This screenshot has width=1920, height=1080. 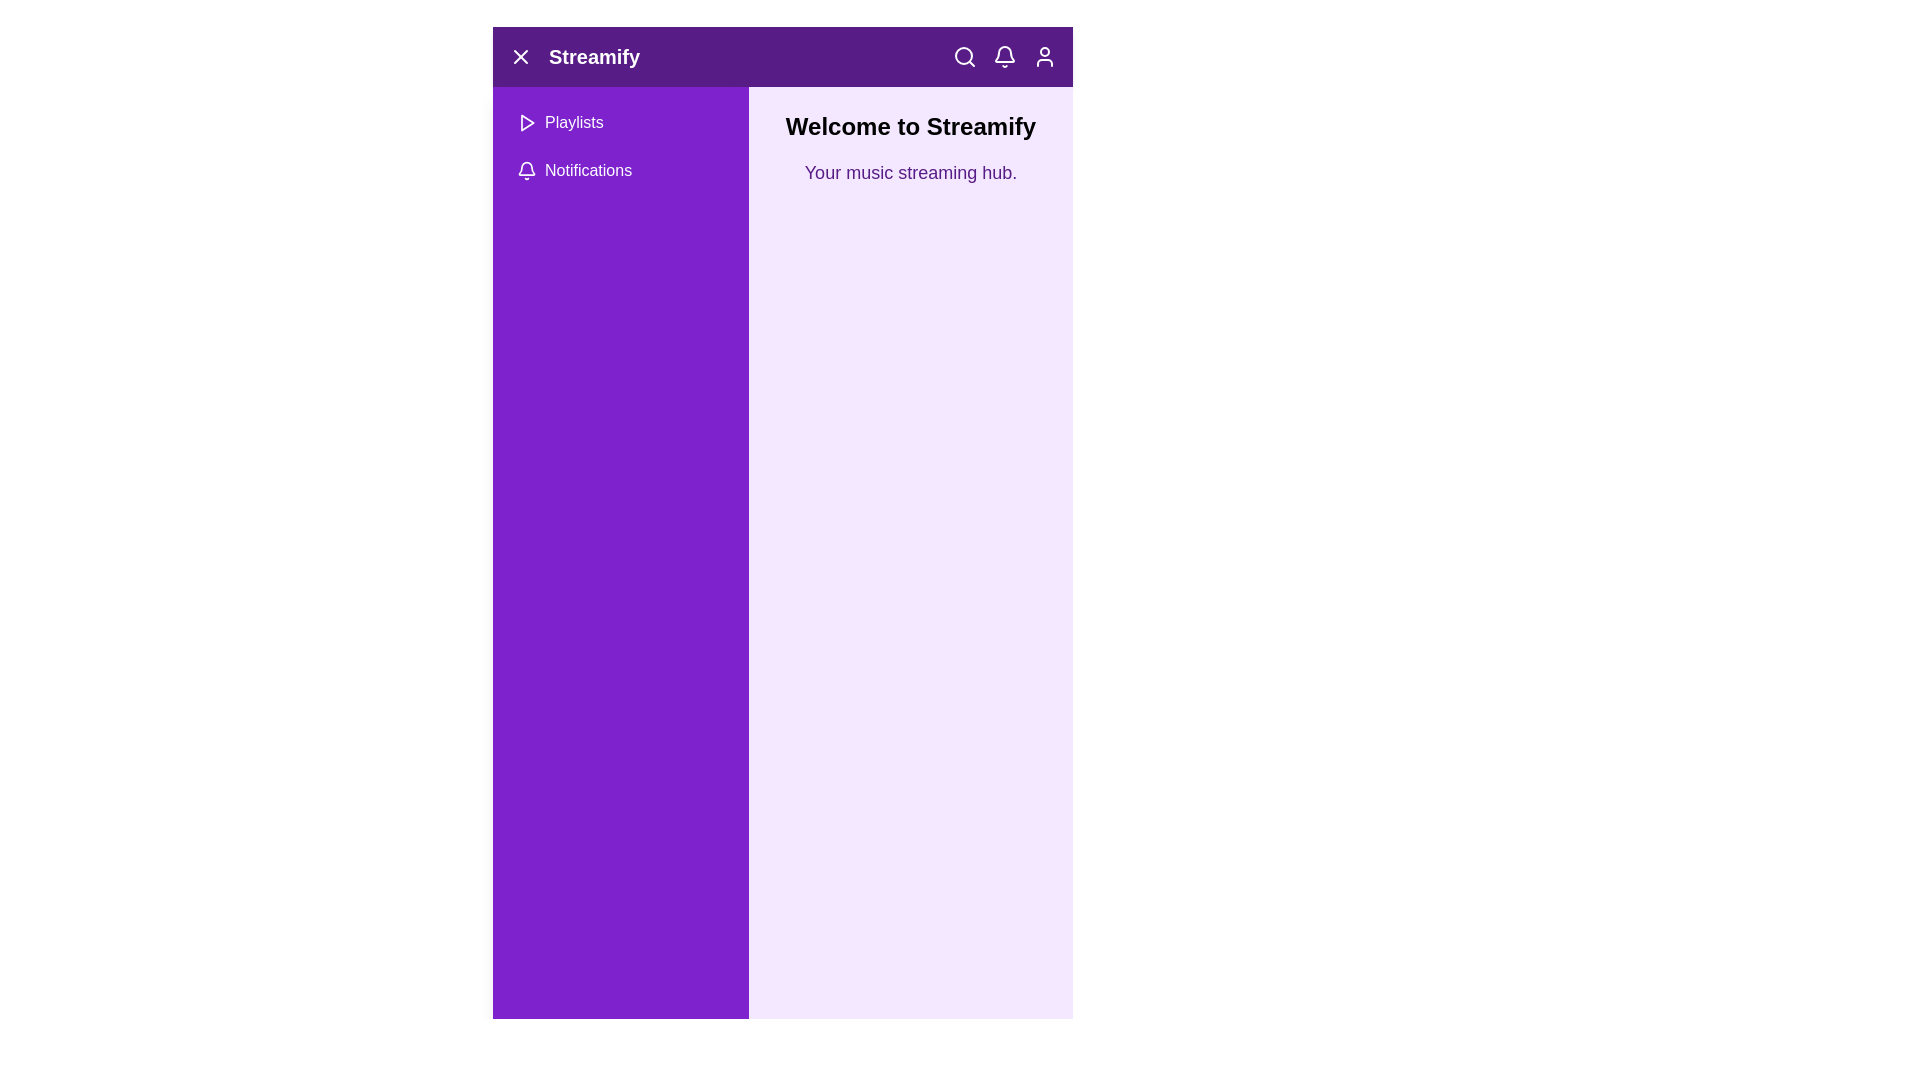 I want to click on the SVG Circle that is part of the magnifying glass icon located in the top-right corner of the navigation bar, to the left of the bell icon, so click(x=964, y=55).